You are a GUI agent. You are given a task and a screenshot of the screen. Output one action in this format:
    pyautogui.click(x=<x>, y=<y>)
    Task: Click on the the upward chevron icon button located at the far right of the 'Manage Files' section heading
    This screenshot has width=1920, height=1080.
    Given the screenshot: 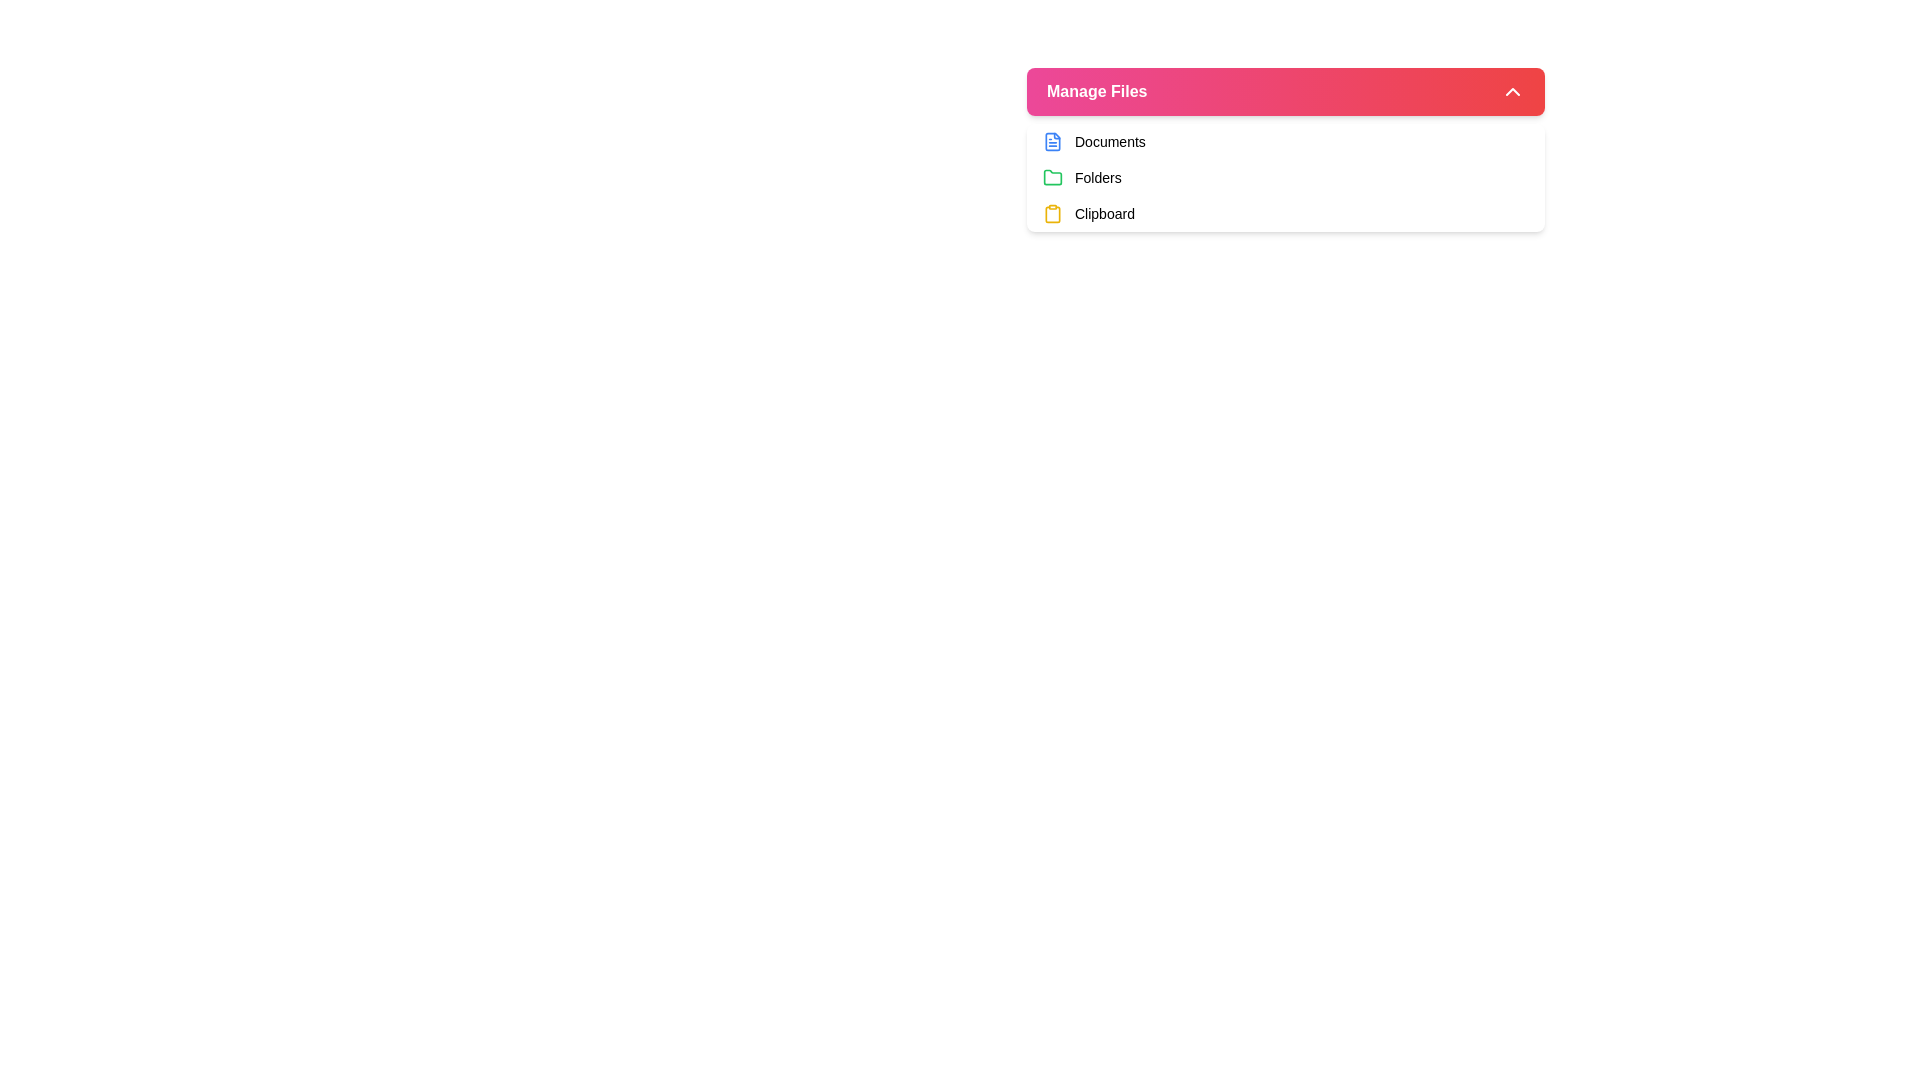 What is the action you would take?
    pyautogui.click(x=1512, y=92)
    